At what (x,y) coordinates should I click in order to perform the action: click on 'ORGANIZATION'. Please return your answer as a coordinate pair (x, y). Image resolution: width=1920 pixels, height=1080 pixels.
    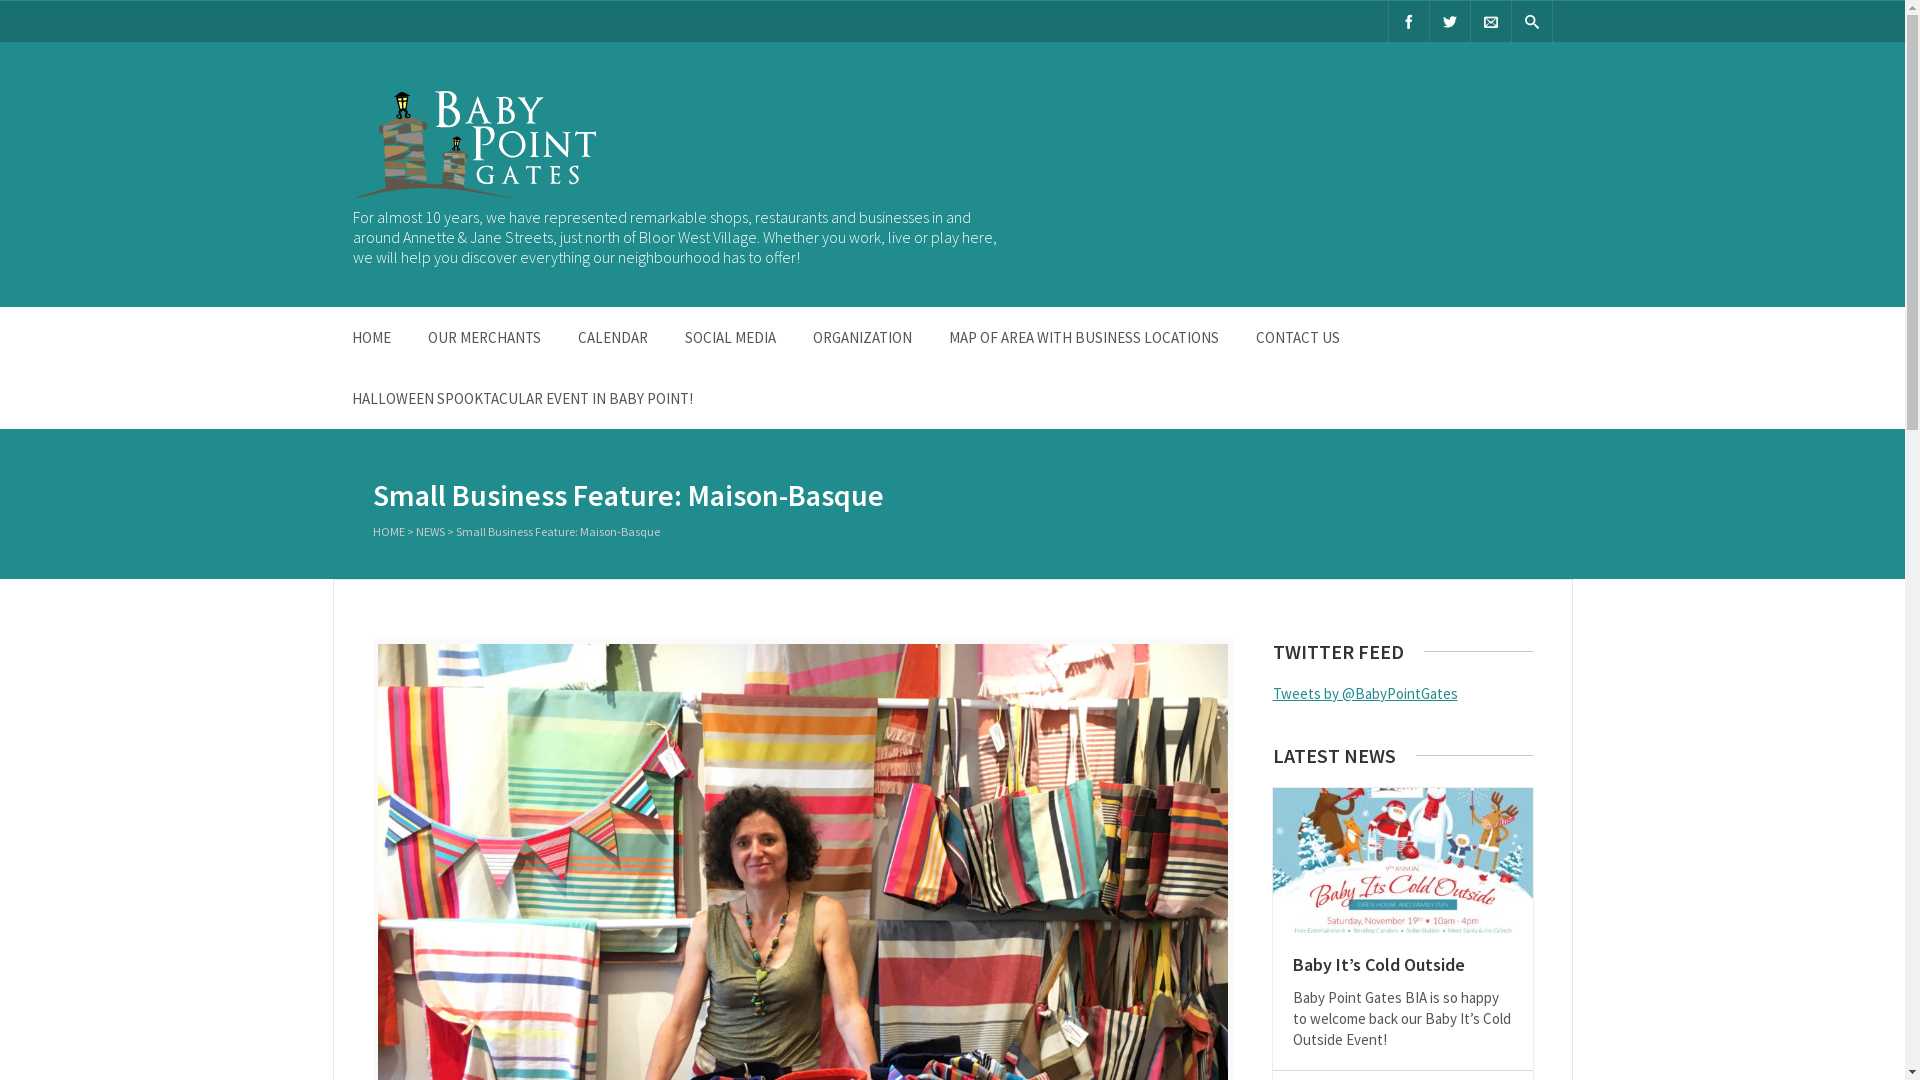
    Looking at the image, I should click on (862, 336).